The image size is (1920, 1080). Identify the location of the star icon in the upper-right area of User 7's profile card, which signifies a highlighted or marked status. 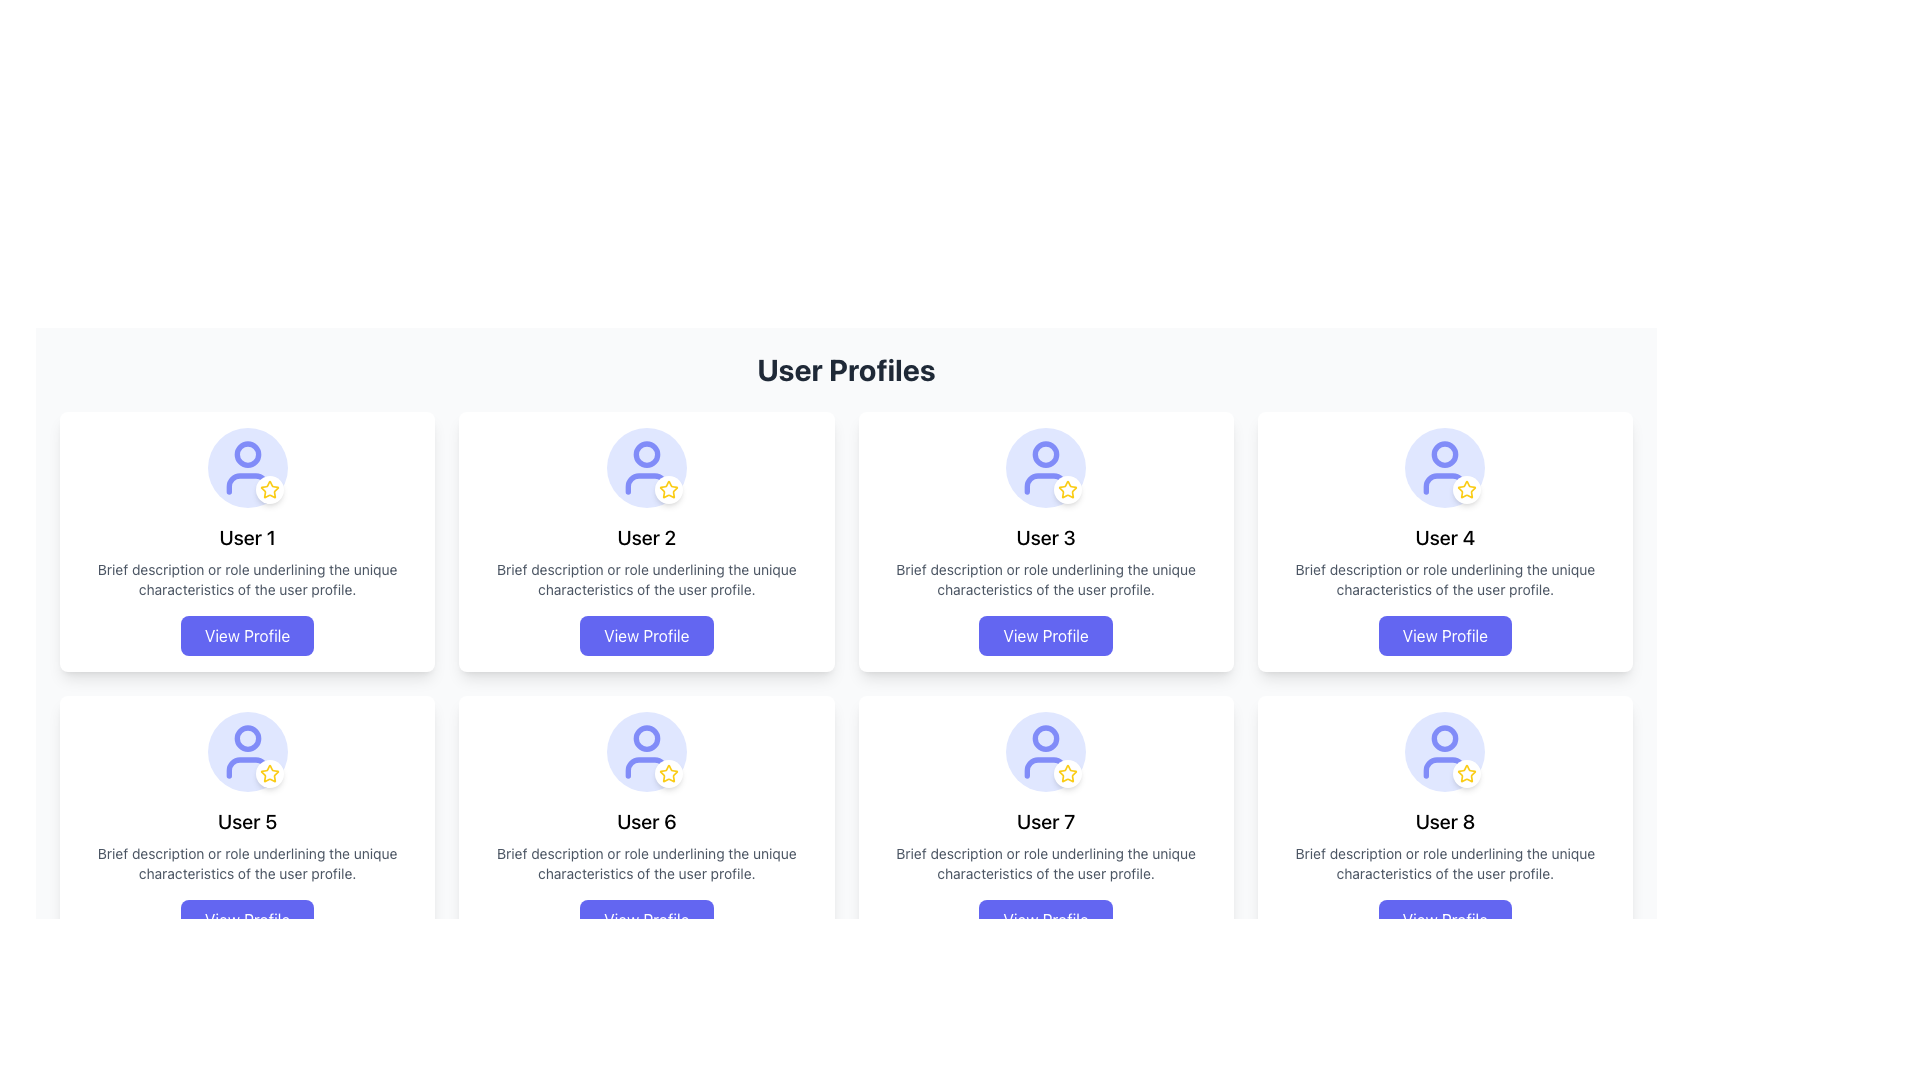
(1067, 772).